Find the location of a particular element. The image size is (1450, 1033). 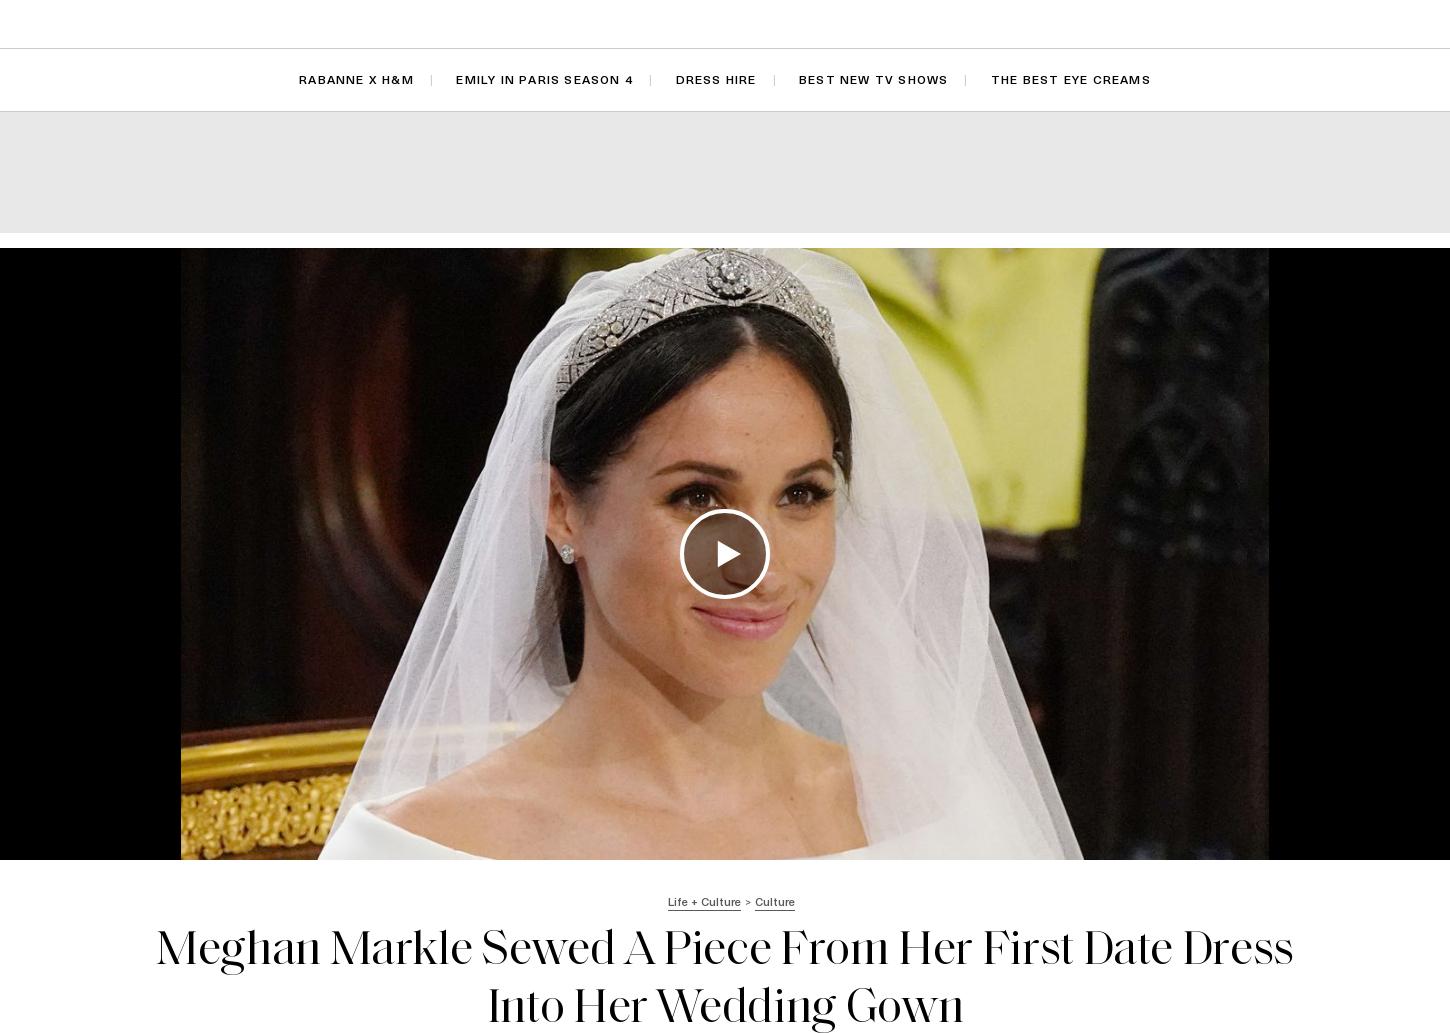

'Fashion' is located at coordinates (386, 23).